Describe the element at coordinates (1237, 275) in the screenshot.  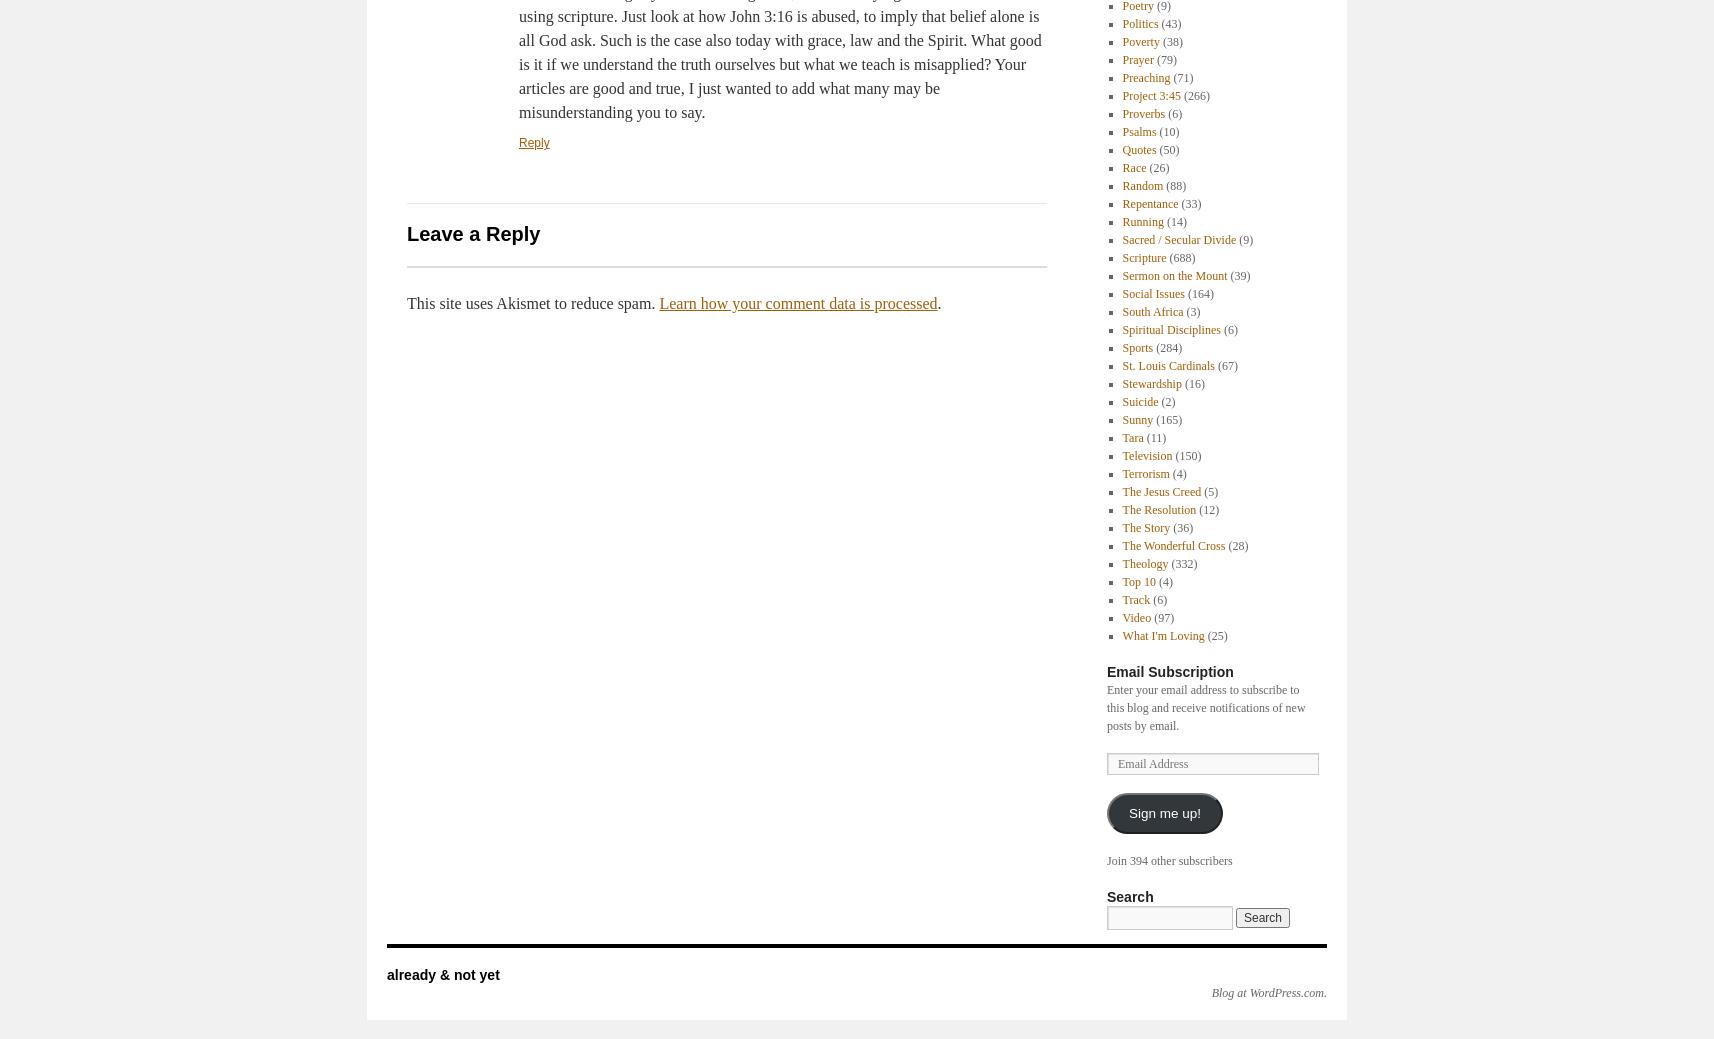
I see `'(39)'` at that location.